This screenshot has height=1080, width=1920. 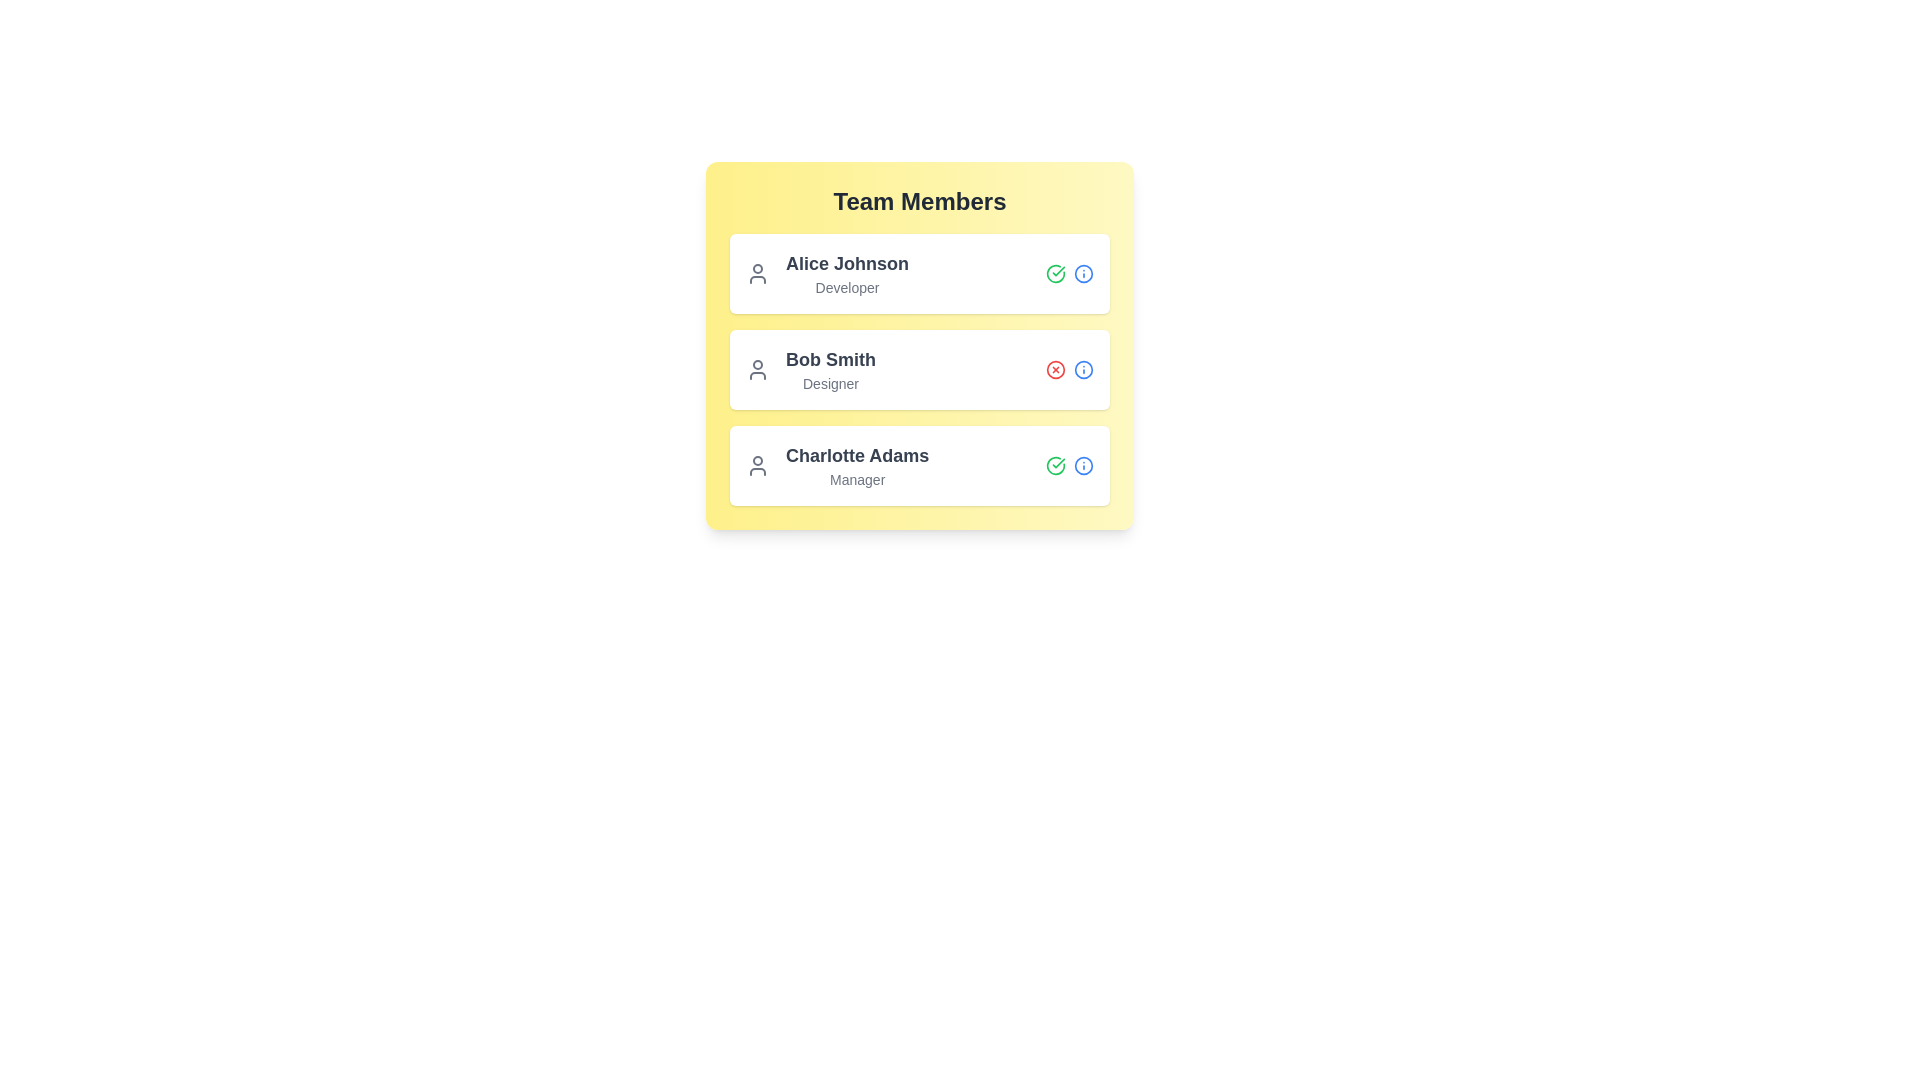 I want to click on information icon for the profile of Charlotte Adams, so click(x=1083, y=466).